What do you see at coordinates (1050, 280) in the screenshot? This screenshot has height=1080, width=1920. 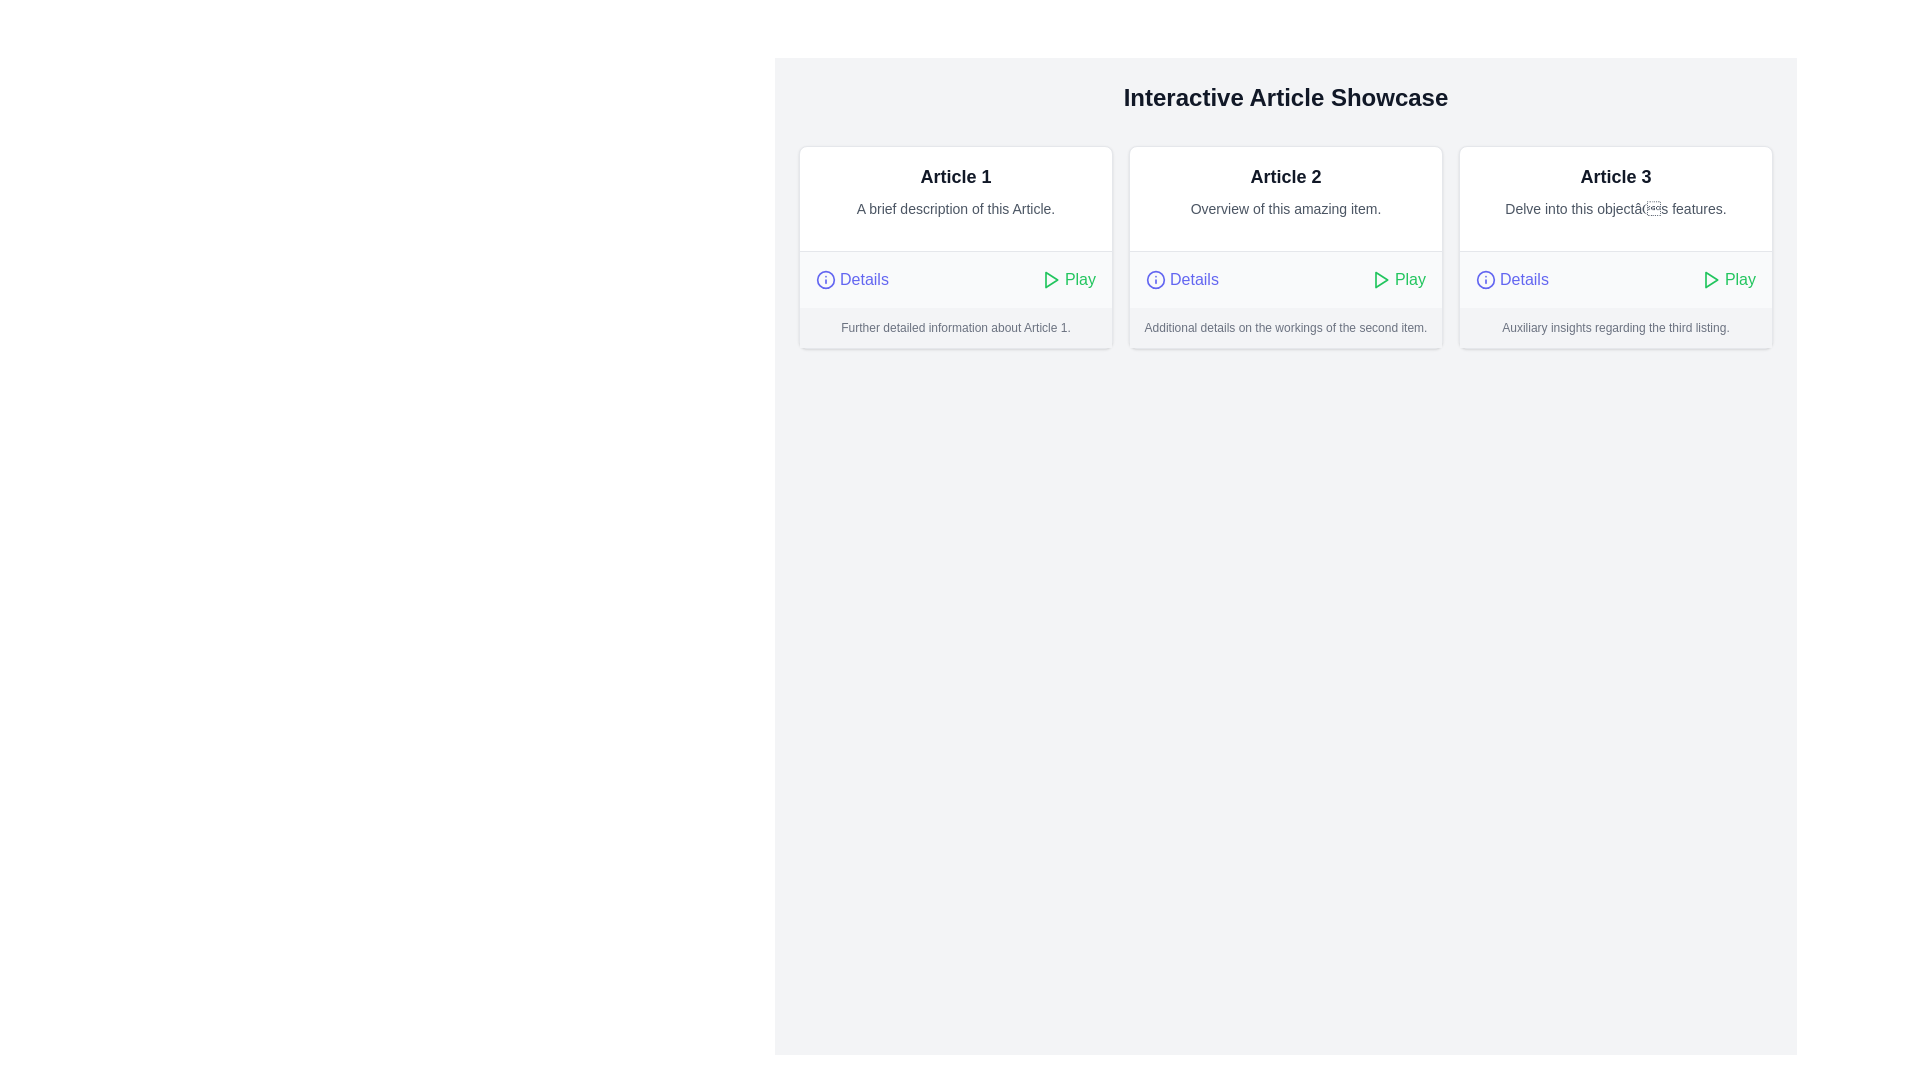 I see `the triangular-shaped play button icon with a green outline located in the lower section of the 'Article 1' card, next to the 'Details' link` at bounding box center [1050, 280].